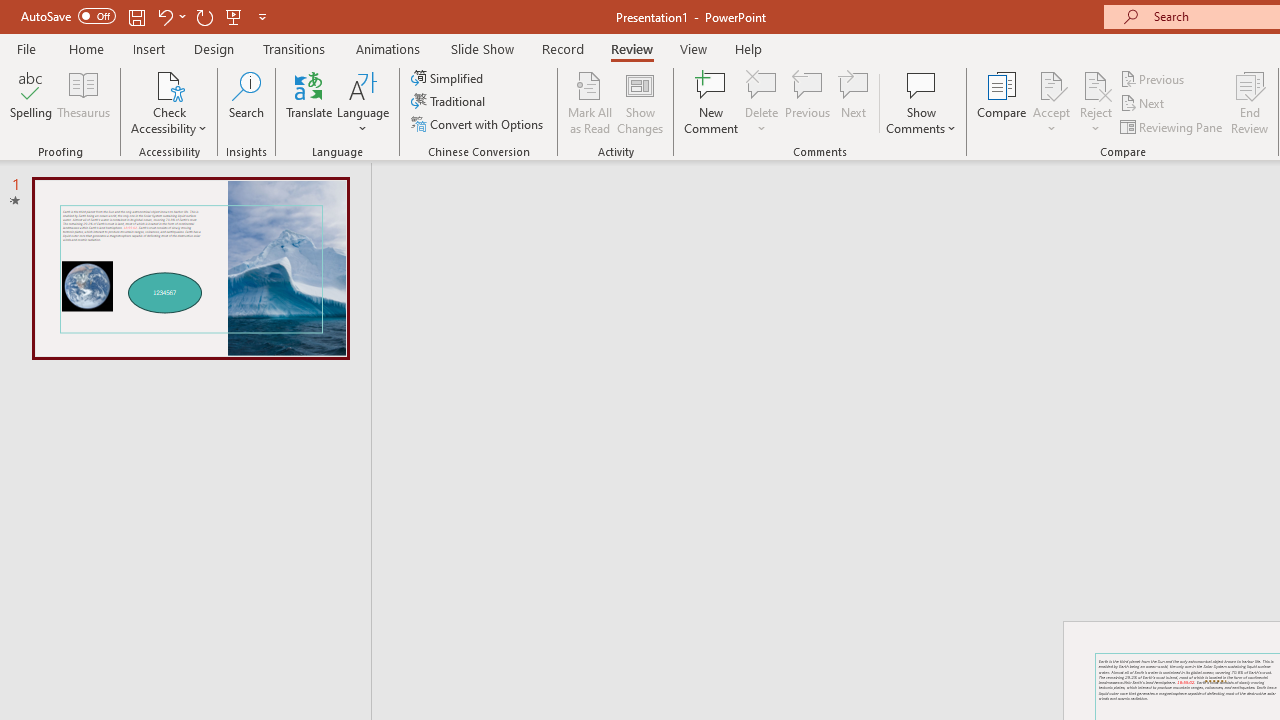 The image size is (1280, 720). What do you see at coordinates (761, 84) in the screenshot?
I see `'Delete'` at bounding box center [761, 84].